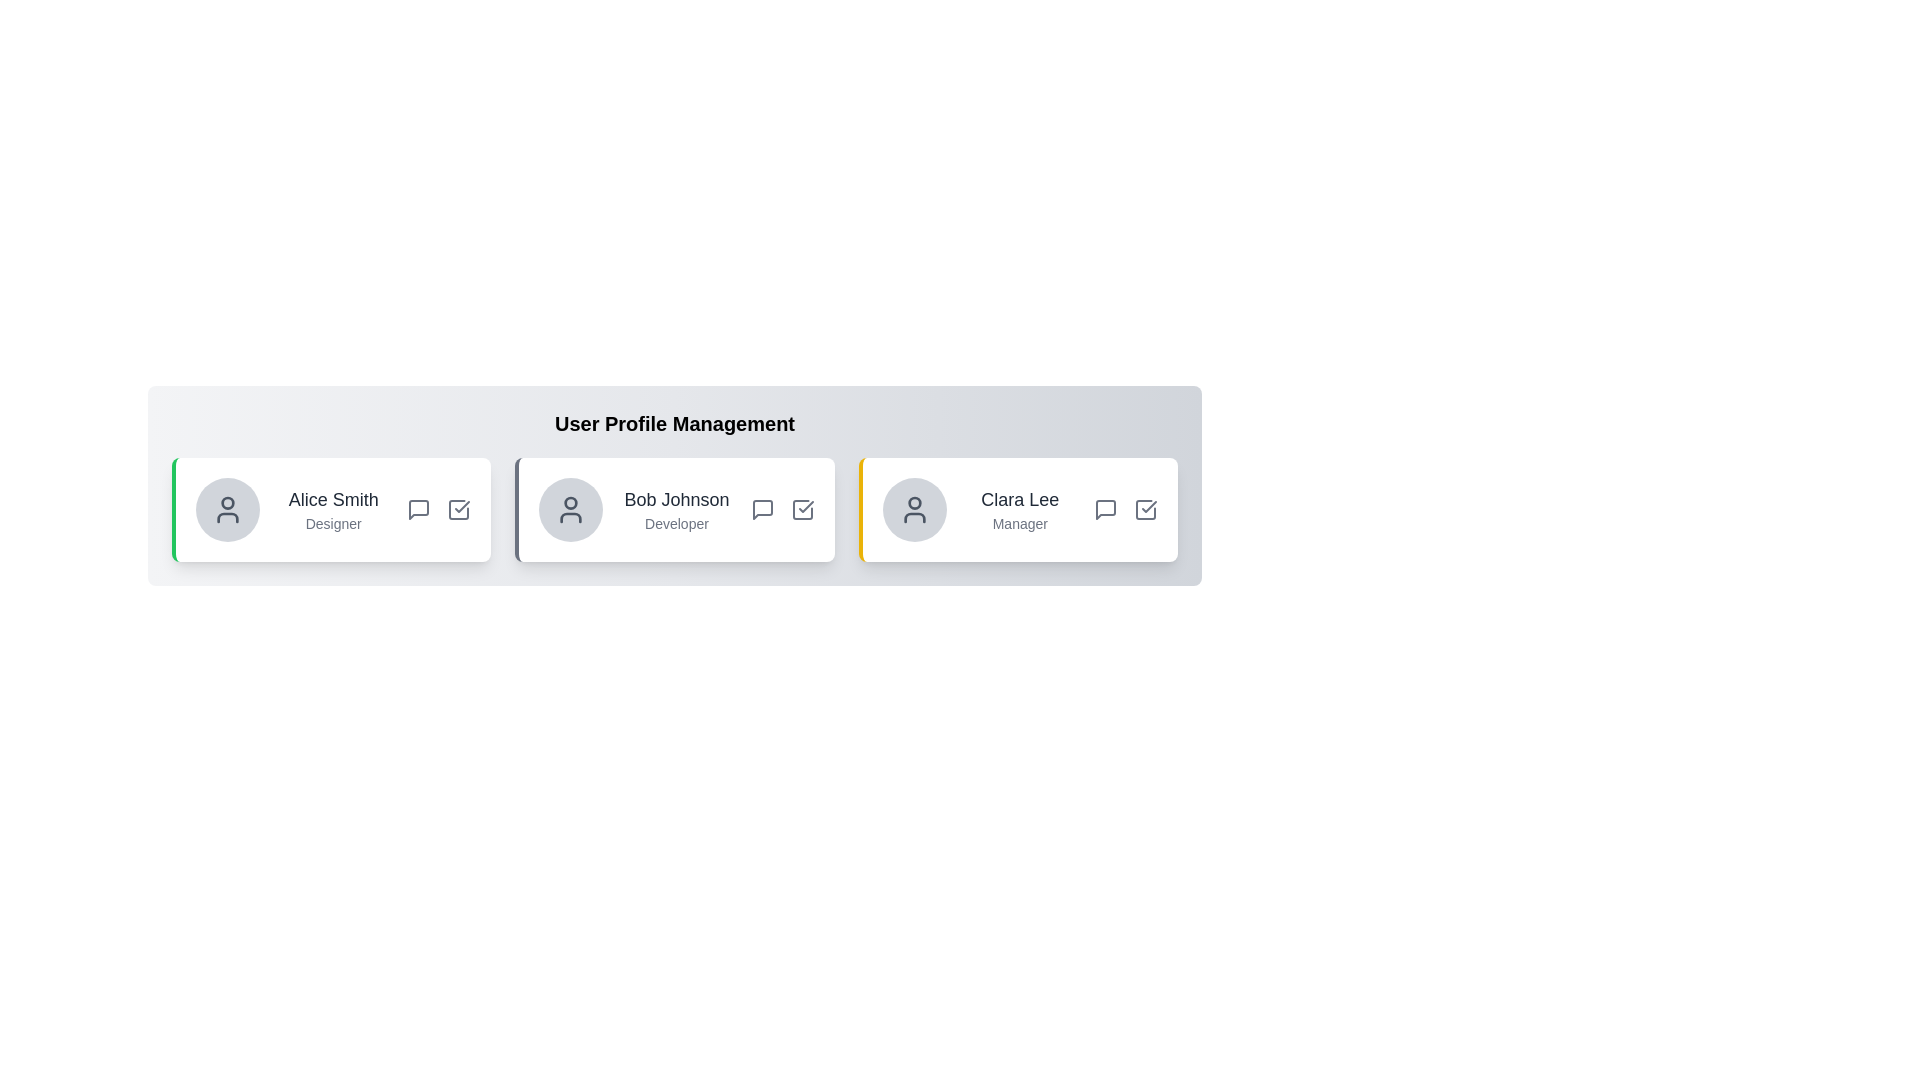  Describe the element at coordinates (676, 508) in the screenshot. I see `the Text Display element that shows the user's name 'Bob Johnson' and their role 'Developer', located centrally within the middle card of the user profile management system` at that location.